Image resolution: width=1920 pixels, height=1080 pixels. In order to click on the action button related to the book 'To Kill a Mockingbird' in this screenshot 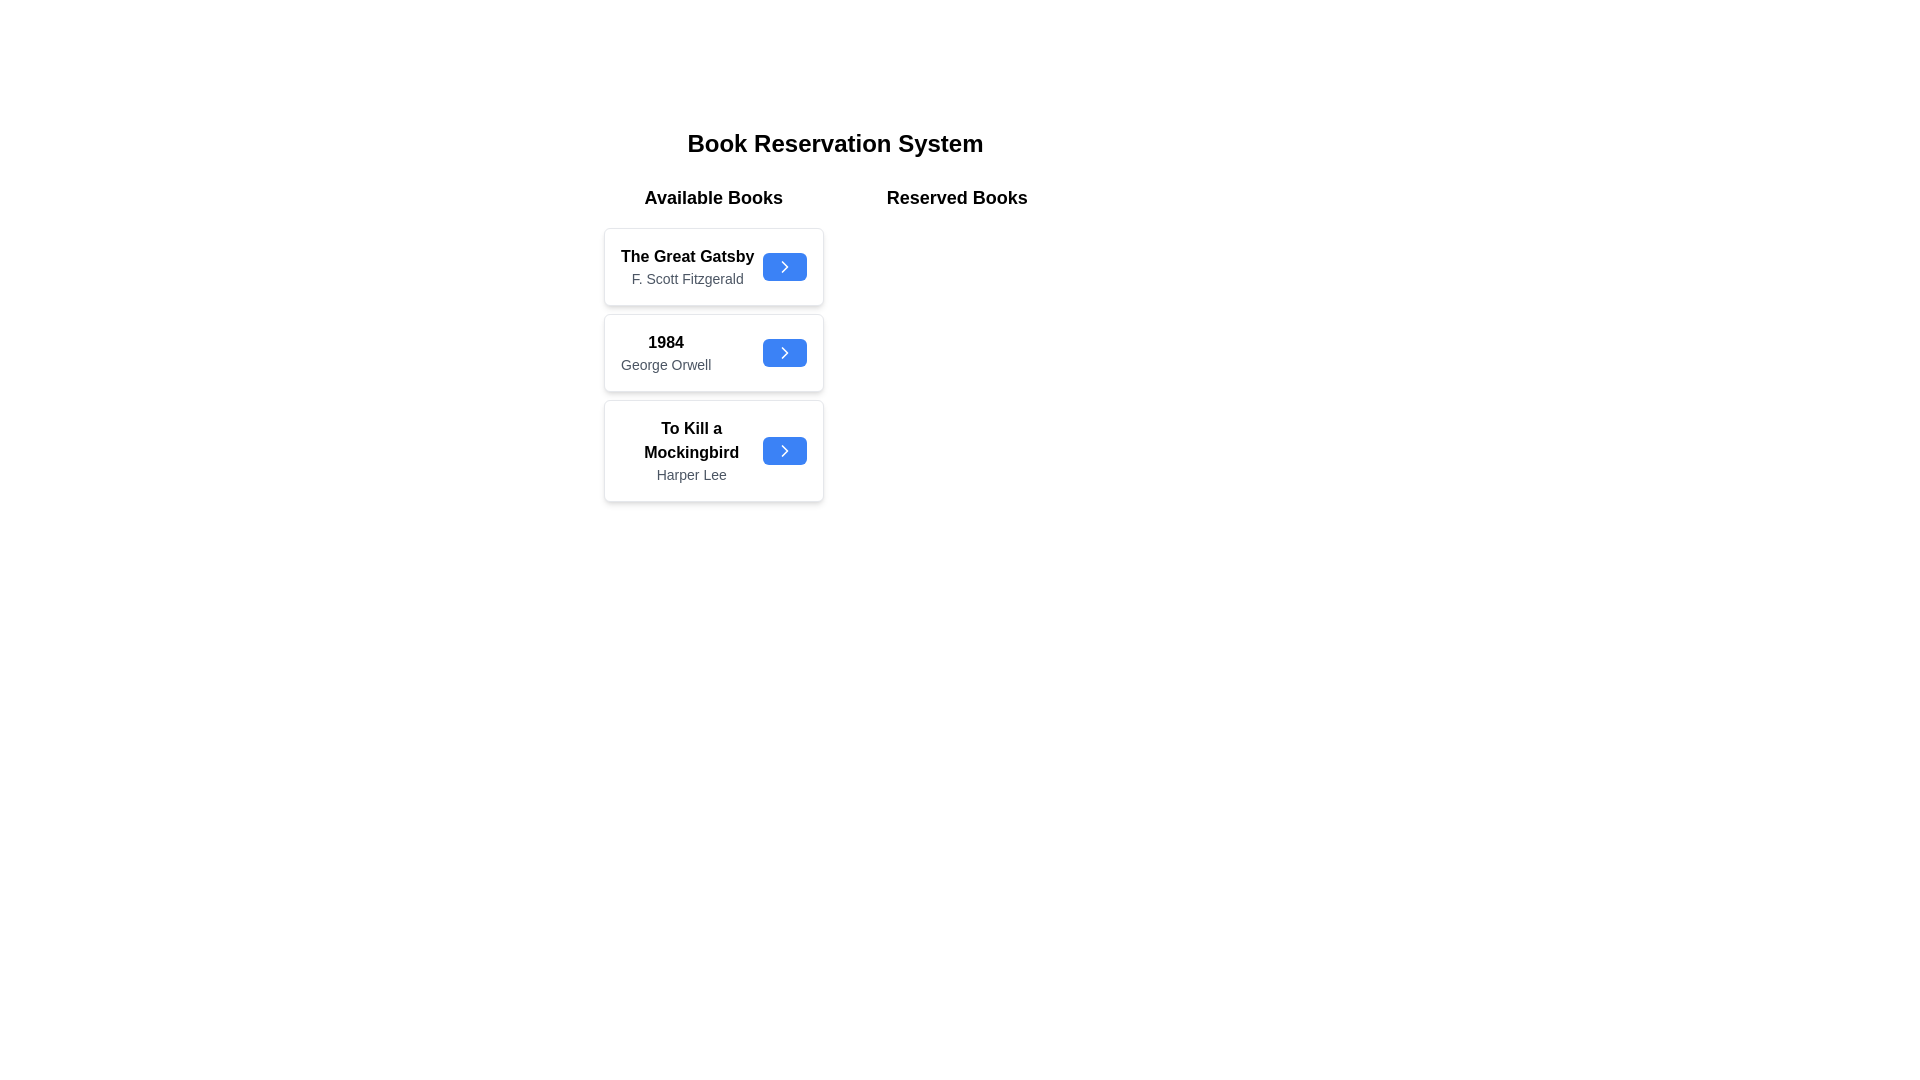, I will do `click(783, 451)`.